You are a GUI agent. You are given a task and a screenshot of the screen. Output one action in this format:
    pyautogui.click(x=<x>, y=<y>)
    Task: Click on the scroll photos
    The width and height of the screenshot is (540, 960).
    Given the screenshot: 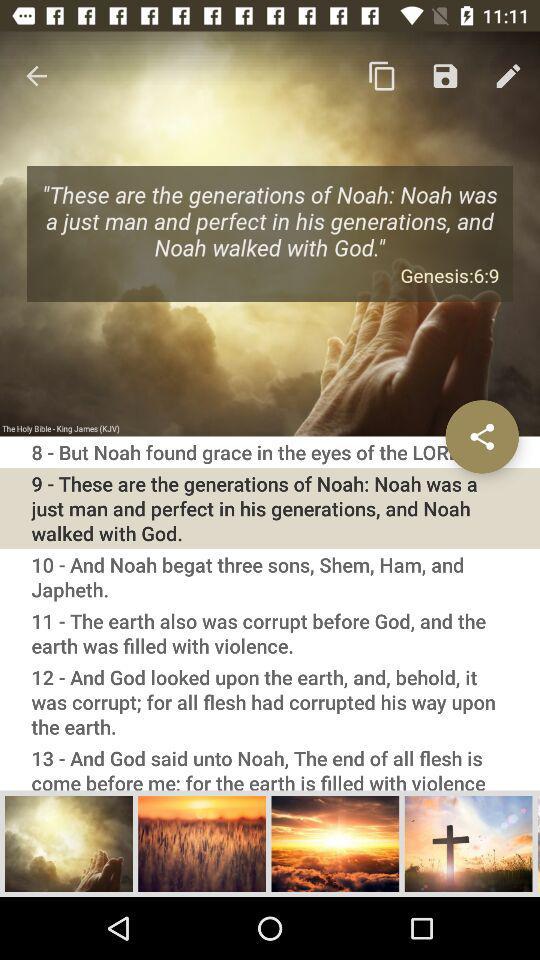 What is the action you would take?
    pyautogui.click(x=538, y=842)
    